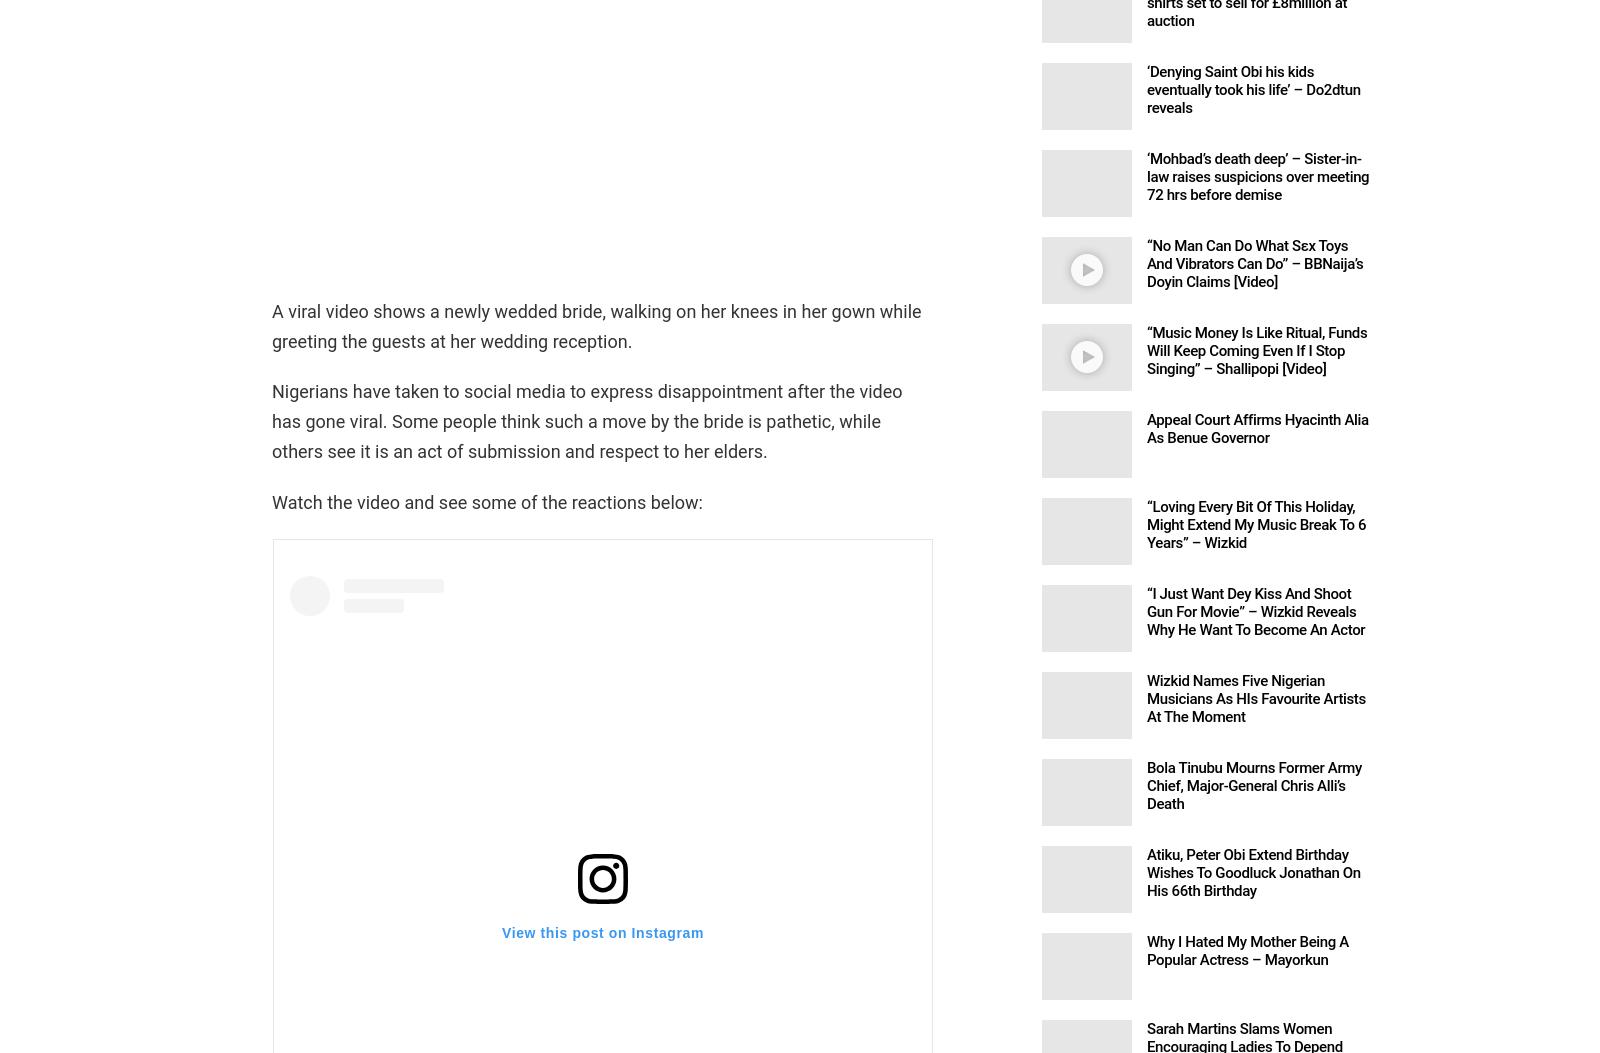 The width and height of the screenshot is (1600, 1053). Describe the element at coordinates (486, 501) in the screenshot. I see `'Watch the video and see some of the reactions below:'` at that location.